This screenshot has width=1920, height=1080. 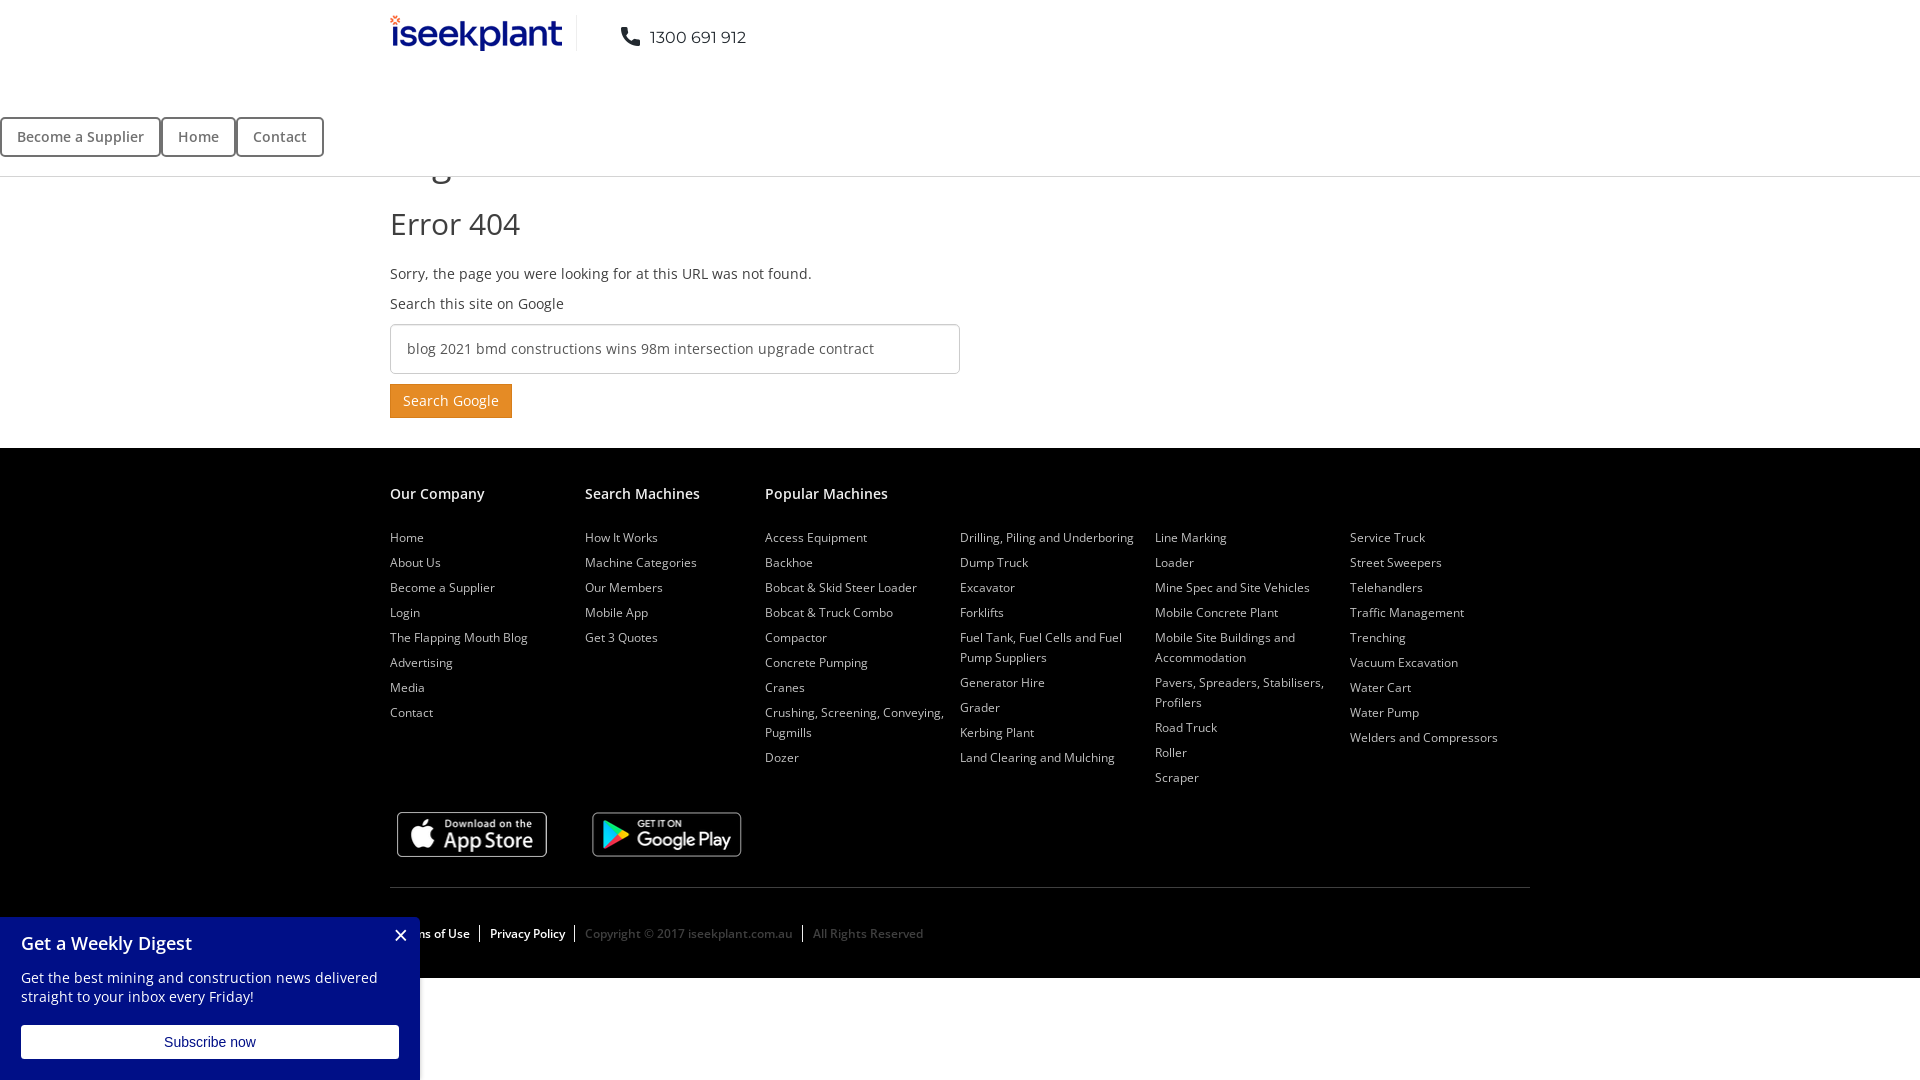 I want to click on 'Terms of Use', so click(x=394, y=933).